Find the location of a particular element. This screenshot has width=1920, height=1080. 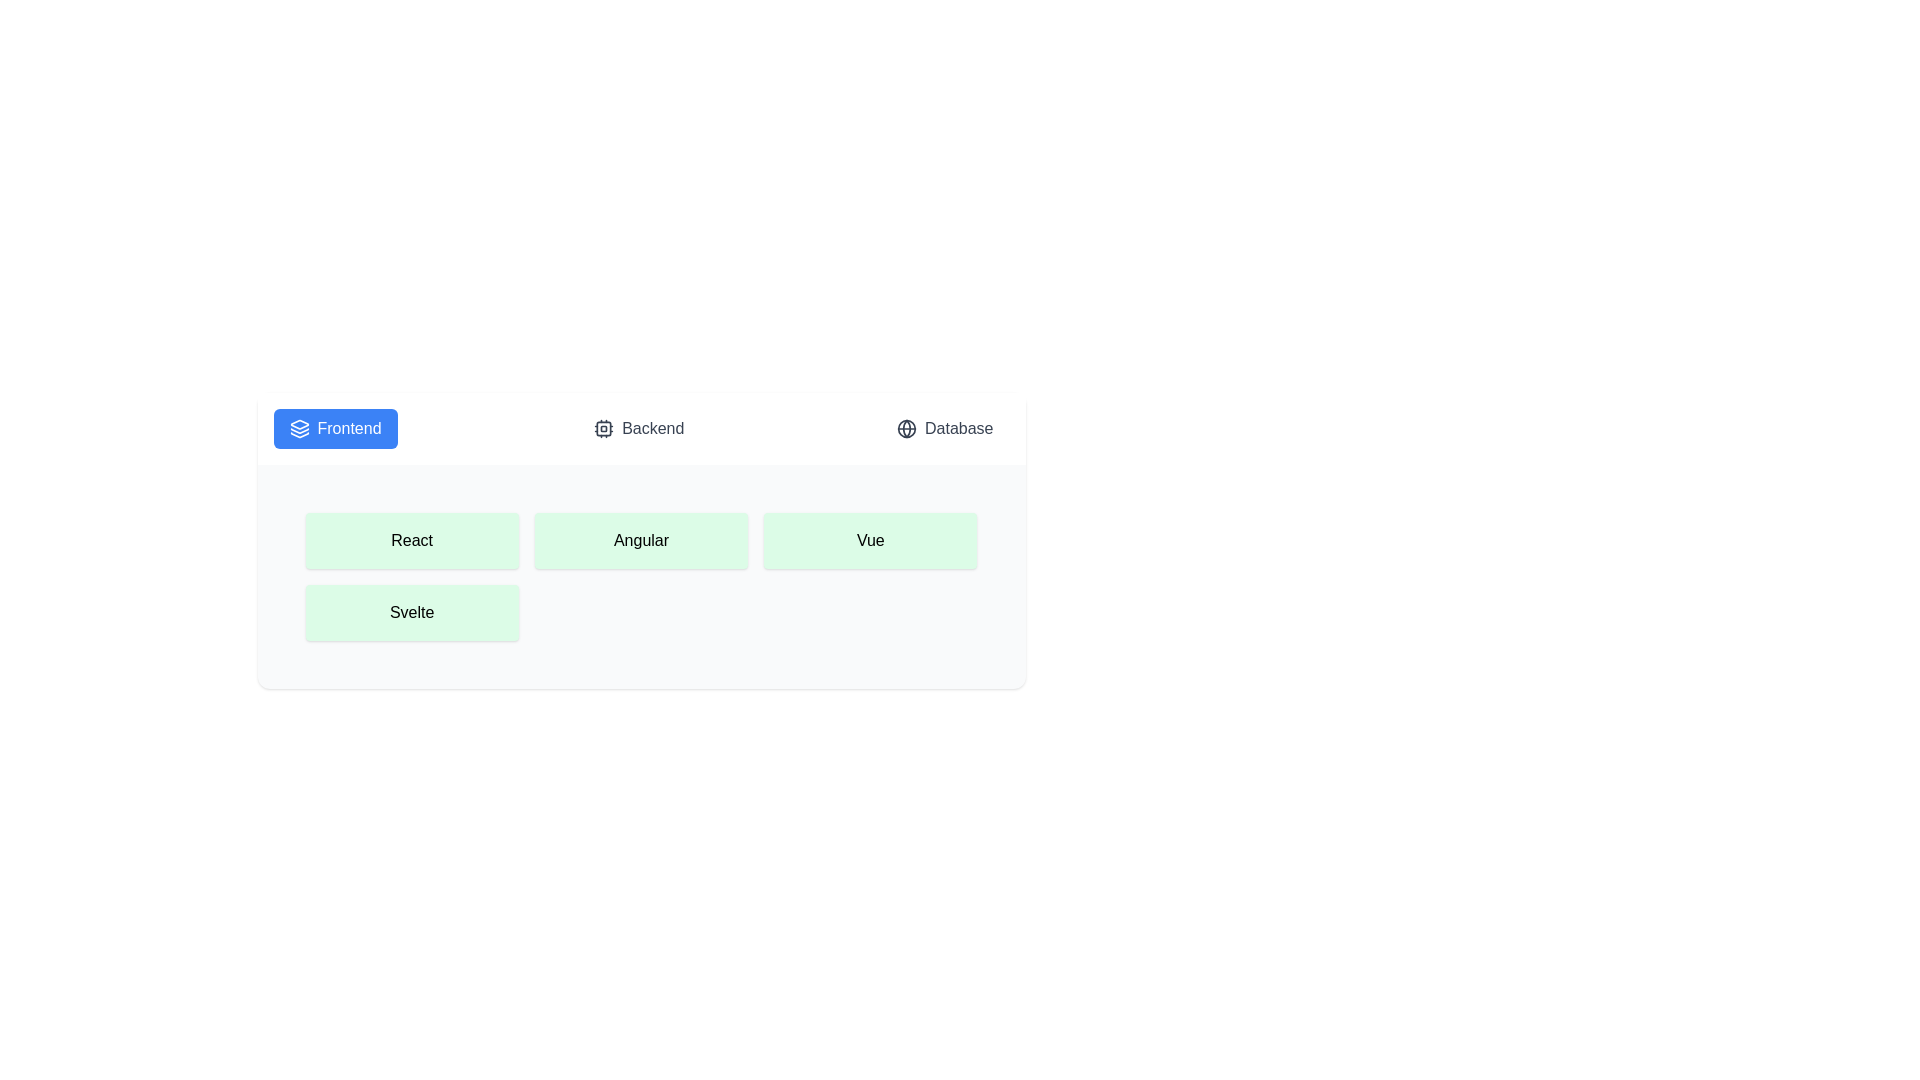

the framework React to interact with it is located at coordinates (411, 540).